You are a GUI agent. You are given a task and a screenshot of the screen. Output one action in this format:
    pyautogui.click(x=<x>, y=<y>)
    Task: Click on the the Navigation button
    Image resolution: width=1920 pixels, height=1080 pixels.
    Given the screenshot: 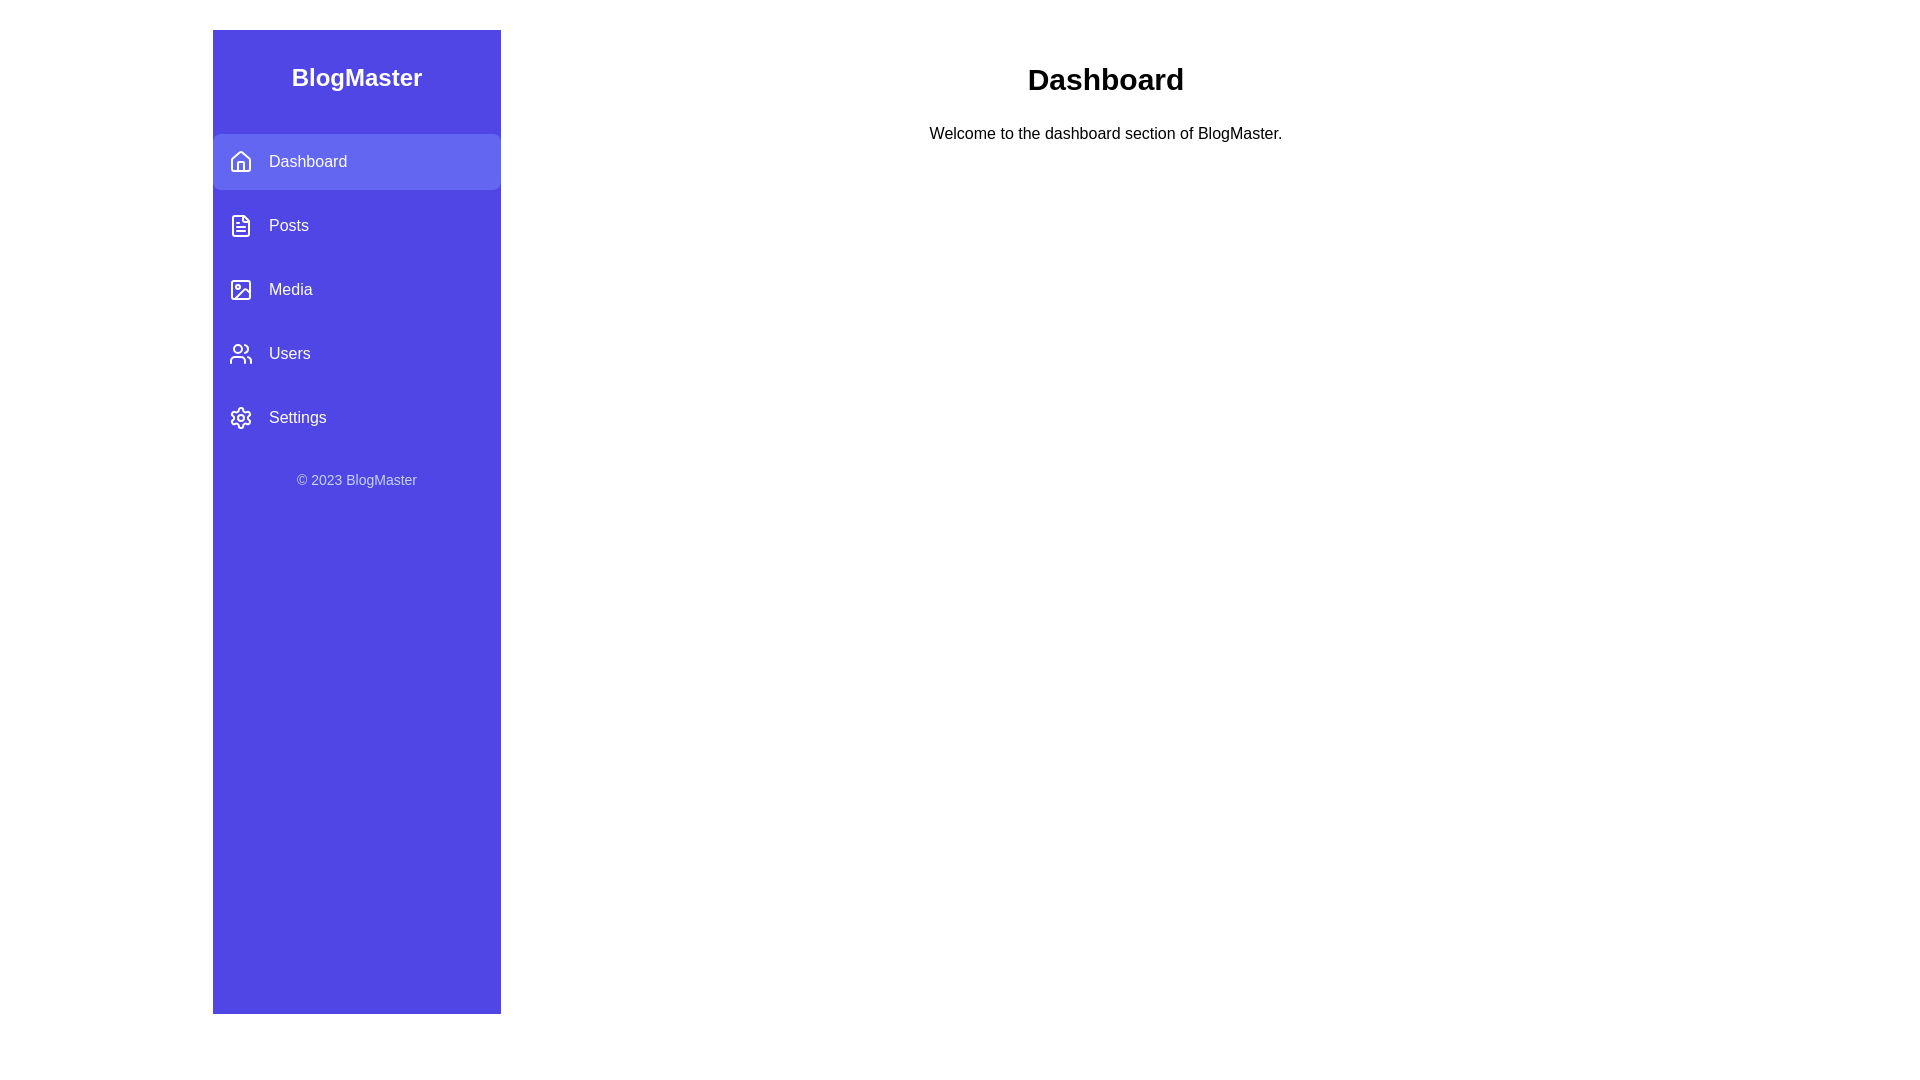 What is the action you would take?
    pyautogui.click(x=356, y=225)
    